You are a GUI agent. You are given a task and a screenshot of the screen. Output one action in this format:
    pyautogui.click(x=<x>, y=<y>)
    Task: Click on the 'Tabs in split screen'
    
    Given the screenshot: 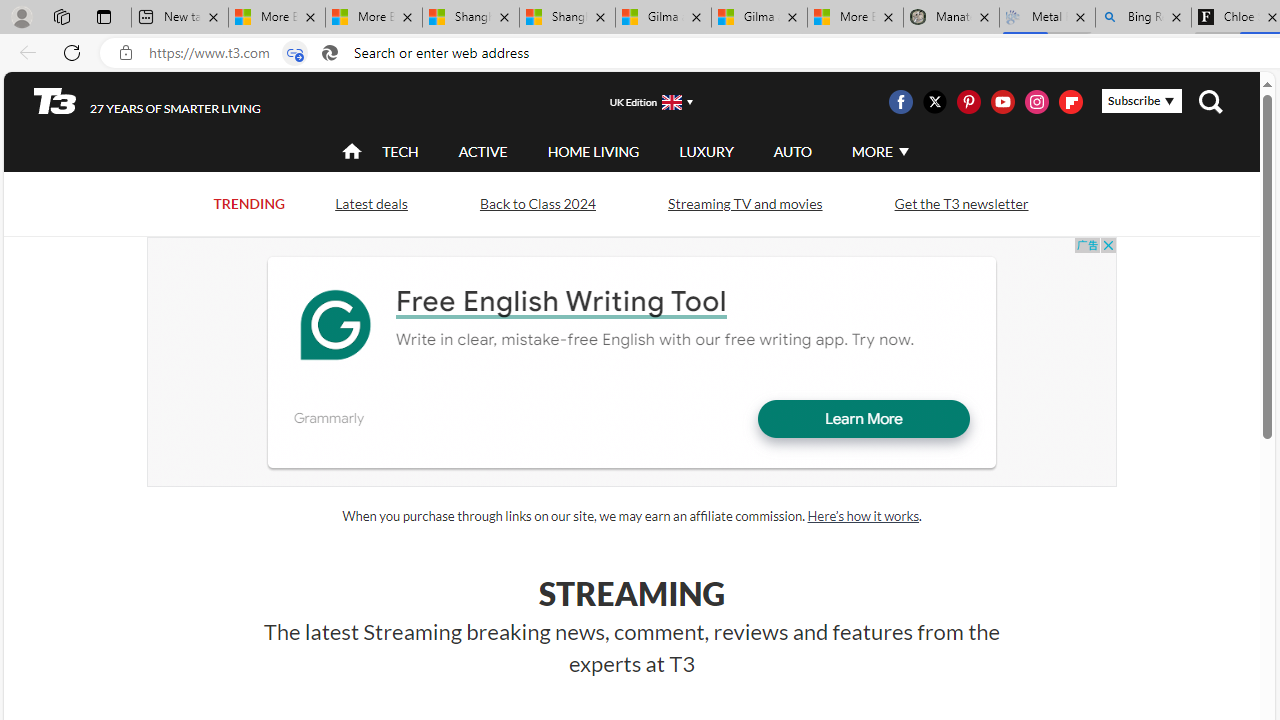 What is the action you would take?
    pyautogui.click(x=294, y=52)
    